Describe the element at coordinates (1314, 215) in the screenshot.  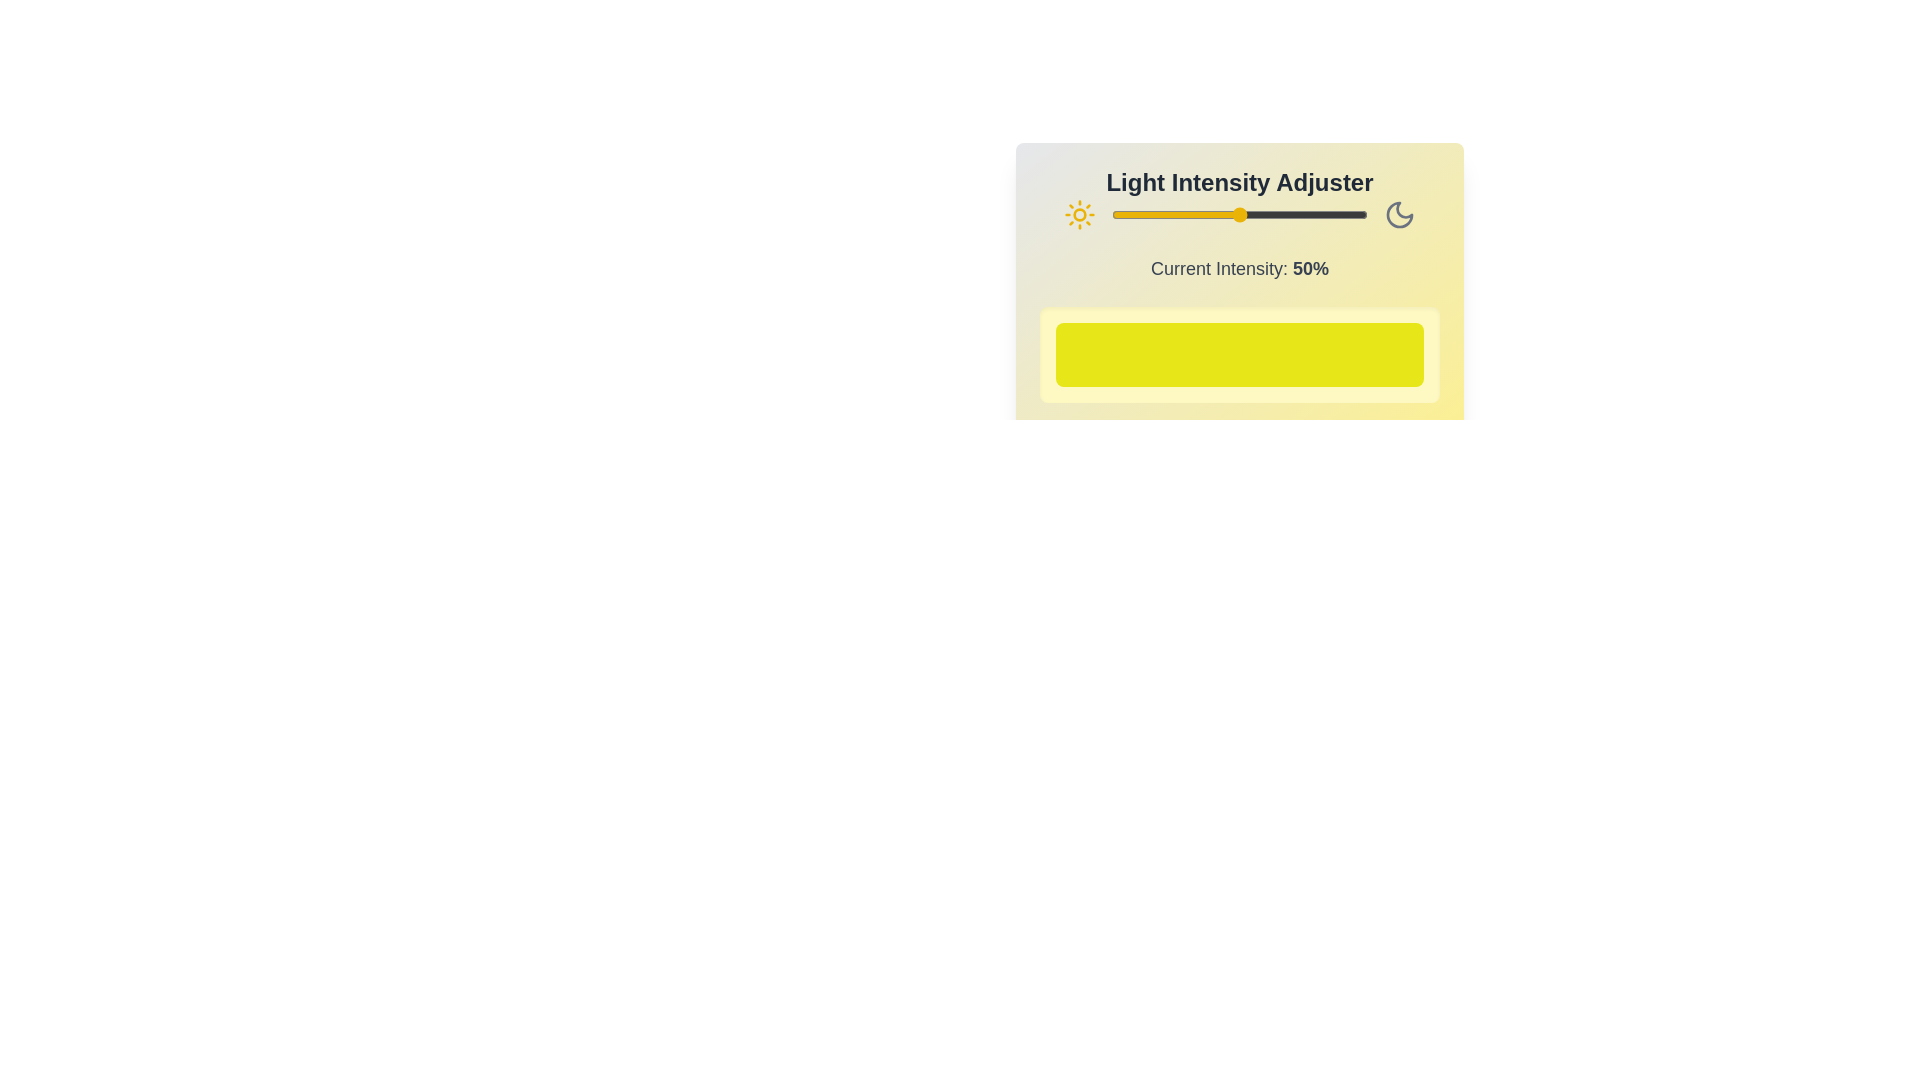
I see `the light intensity to 79% by moving the slider` at that location.